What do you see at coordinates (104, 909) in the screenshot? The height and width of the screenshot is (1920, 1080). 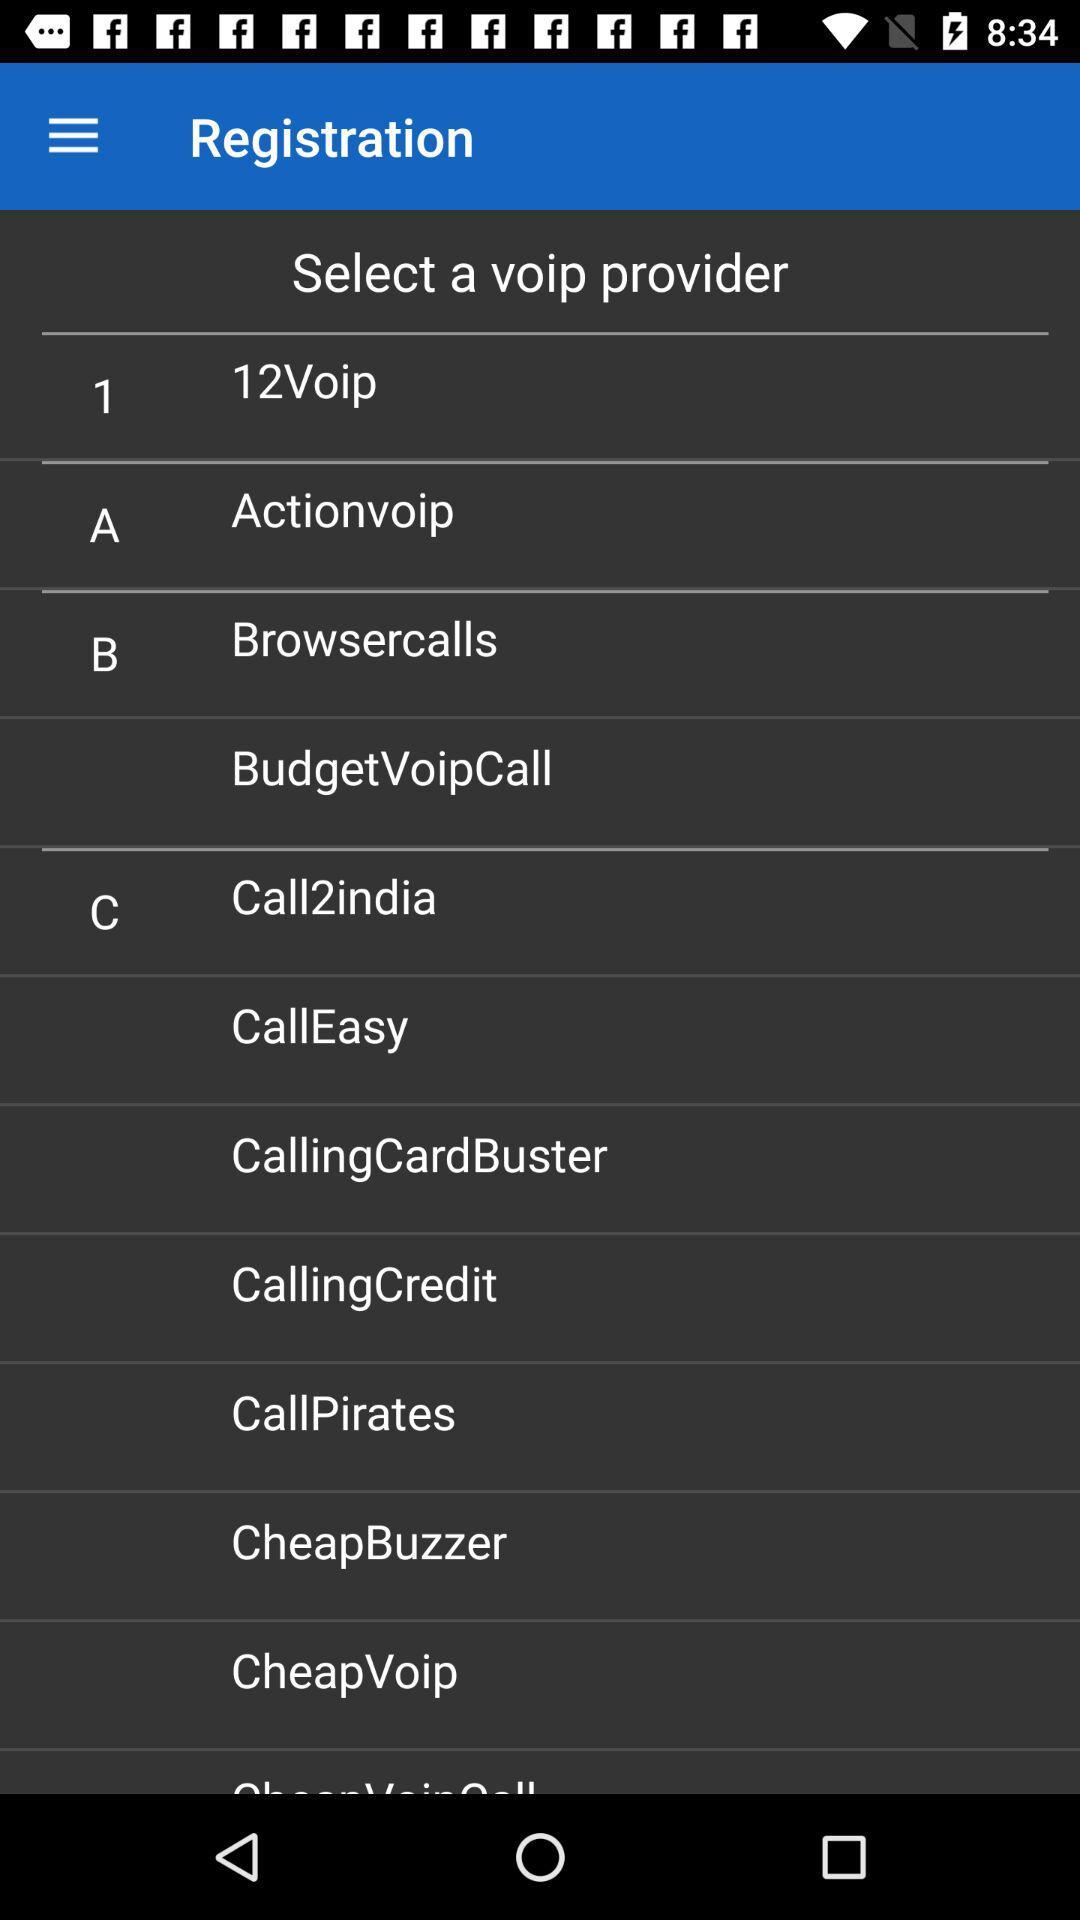 I see `the c` at bounding box center [104, 909].